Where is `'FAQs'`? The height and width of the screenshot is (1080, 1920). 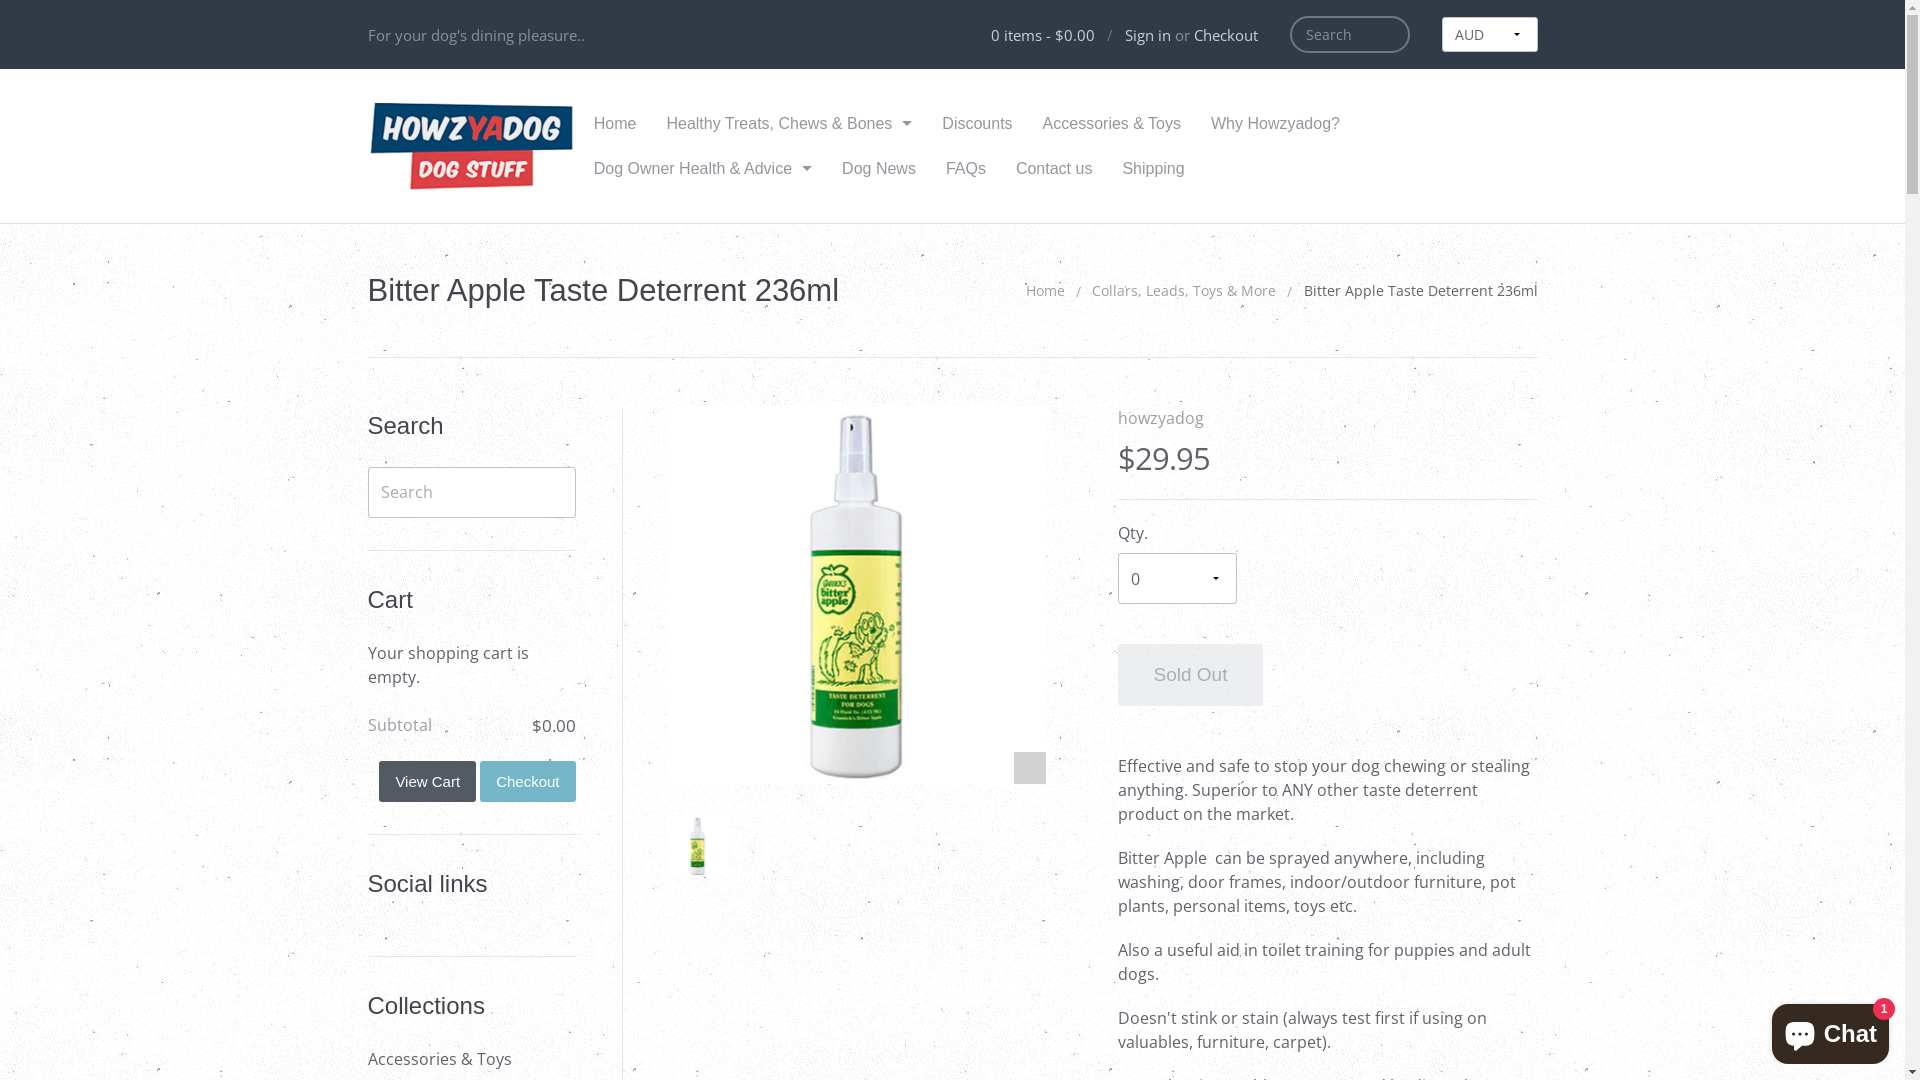 'FAQs' is located at coordinates (965, 167).